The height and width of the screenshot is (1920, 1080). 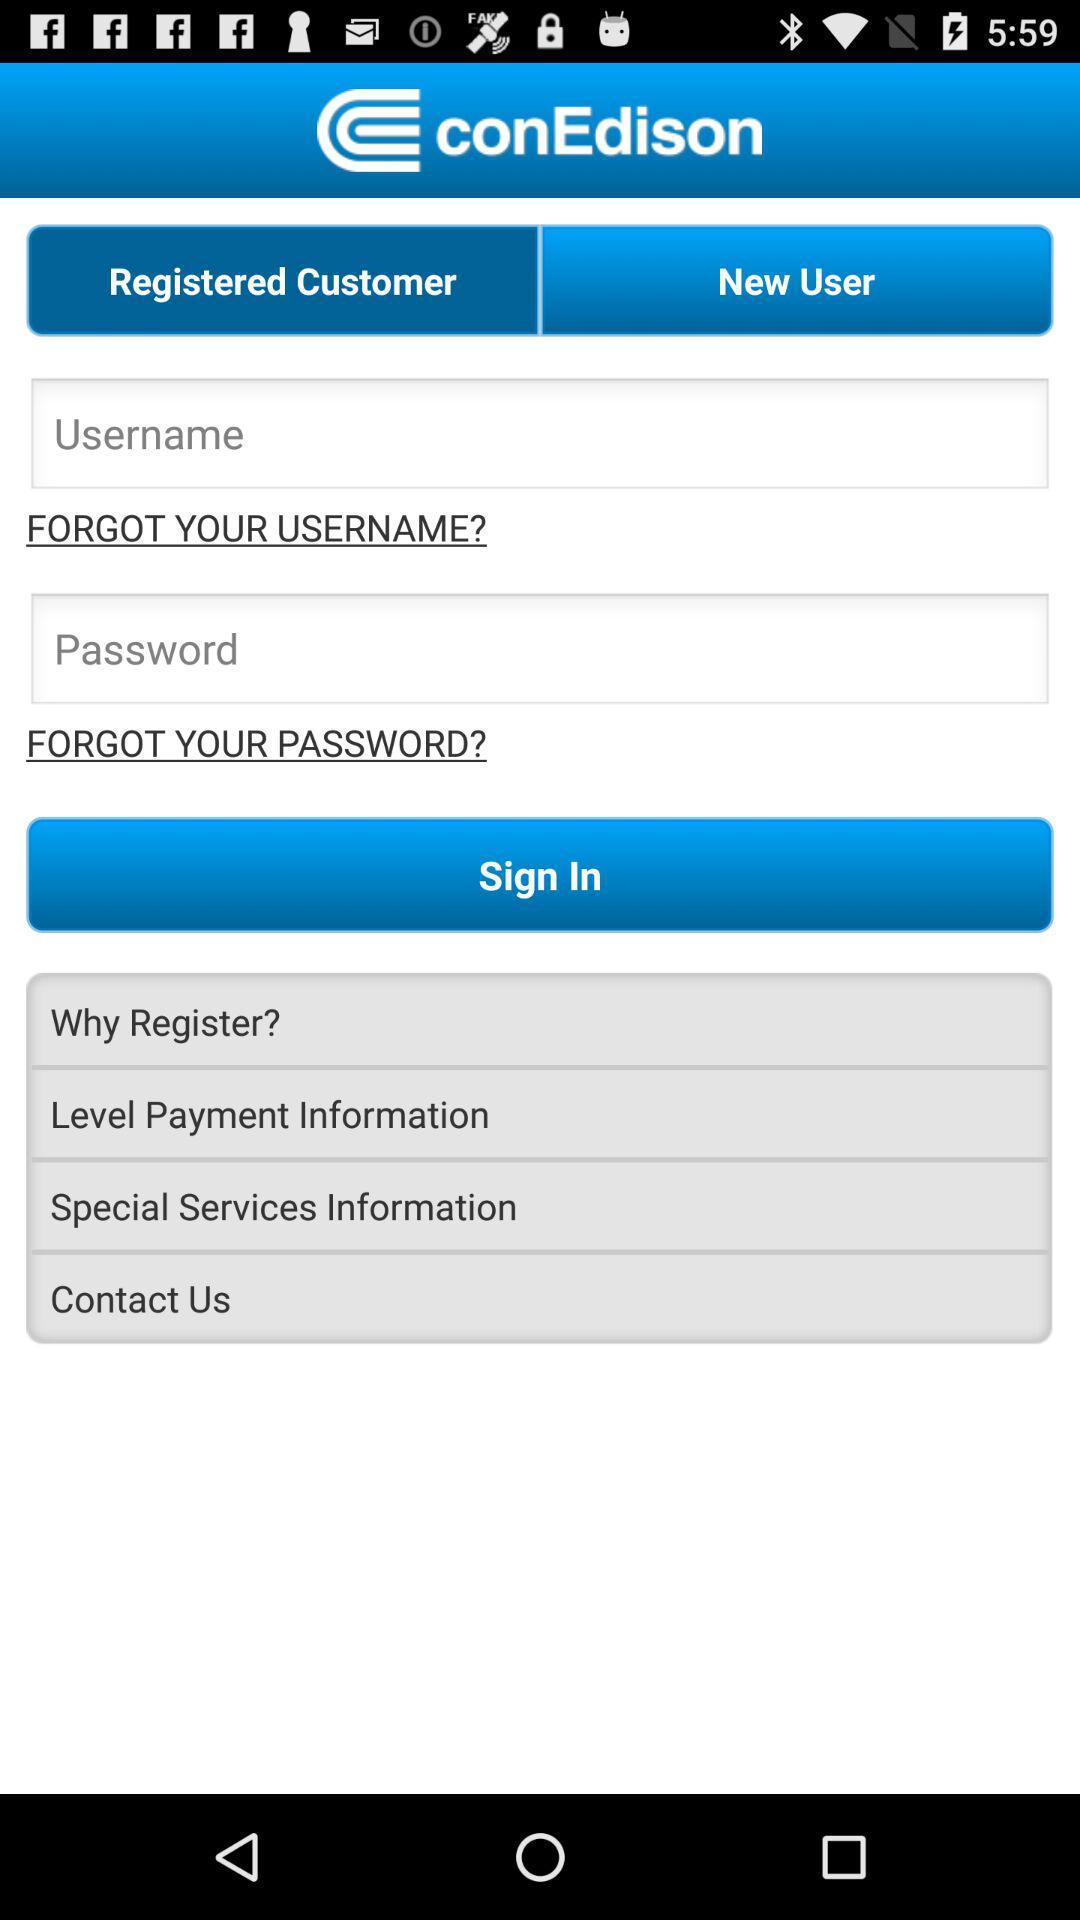 What do you see at coordinates (540, 1112) in the screenshot?
I see `the level payment information item` at bounding box center [540, 1112].